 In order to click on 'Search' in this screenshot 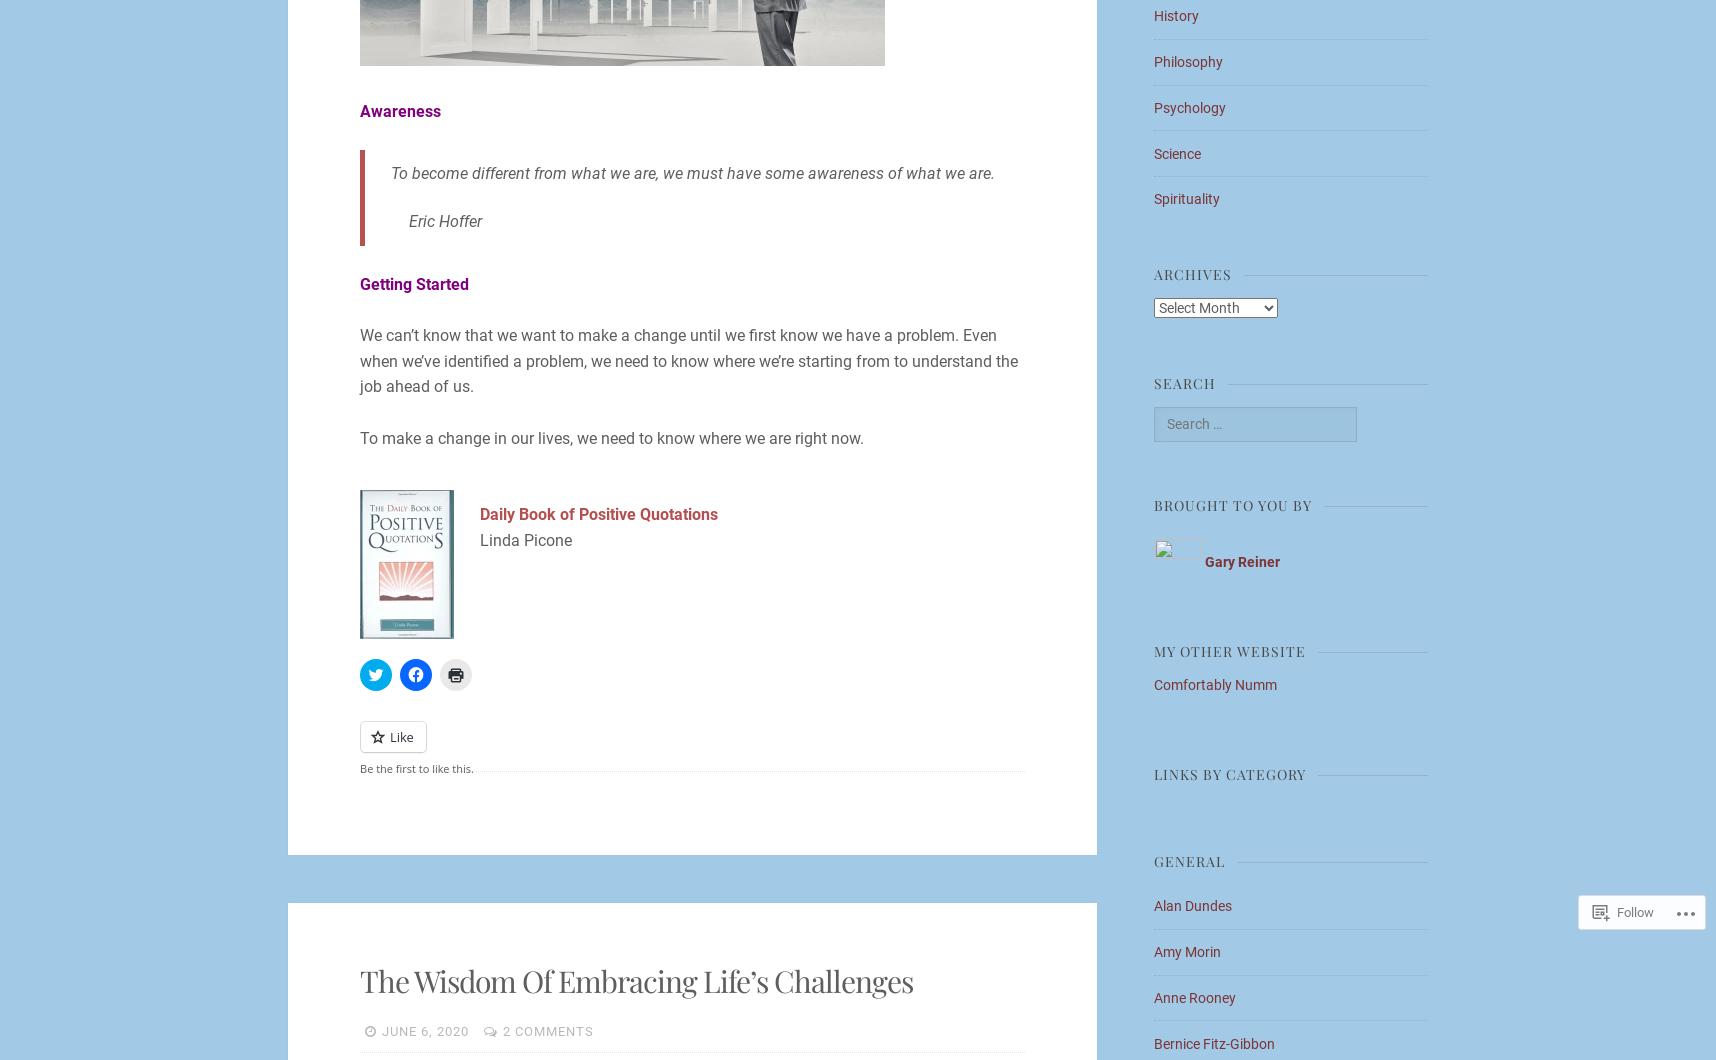, I will do `click(1185, 383)`.